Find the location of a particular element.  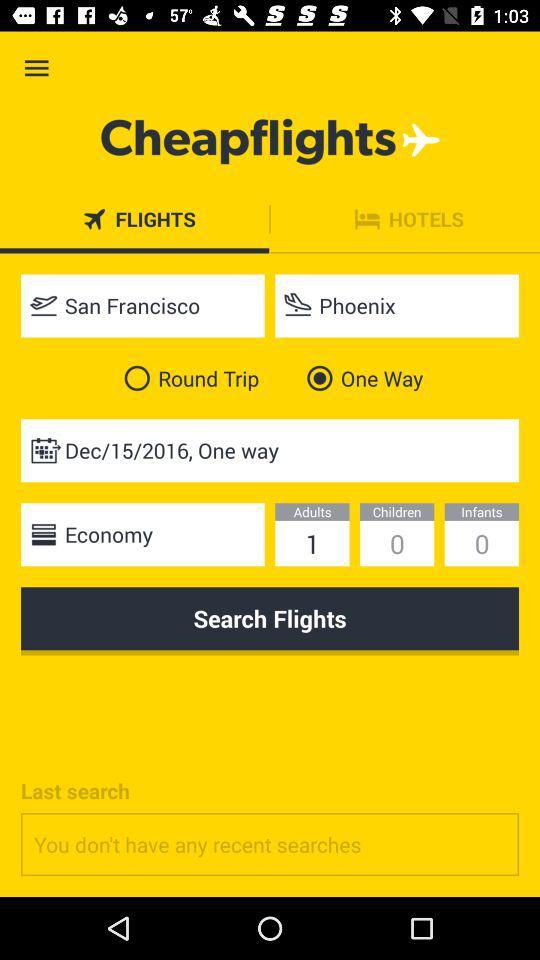

the icon next to the phoenix icon is located at coordinates (141, 305).